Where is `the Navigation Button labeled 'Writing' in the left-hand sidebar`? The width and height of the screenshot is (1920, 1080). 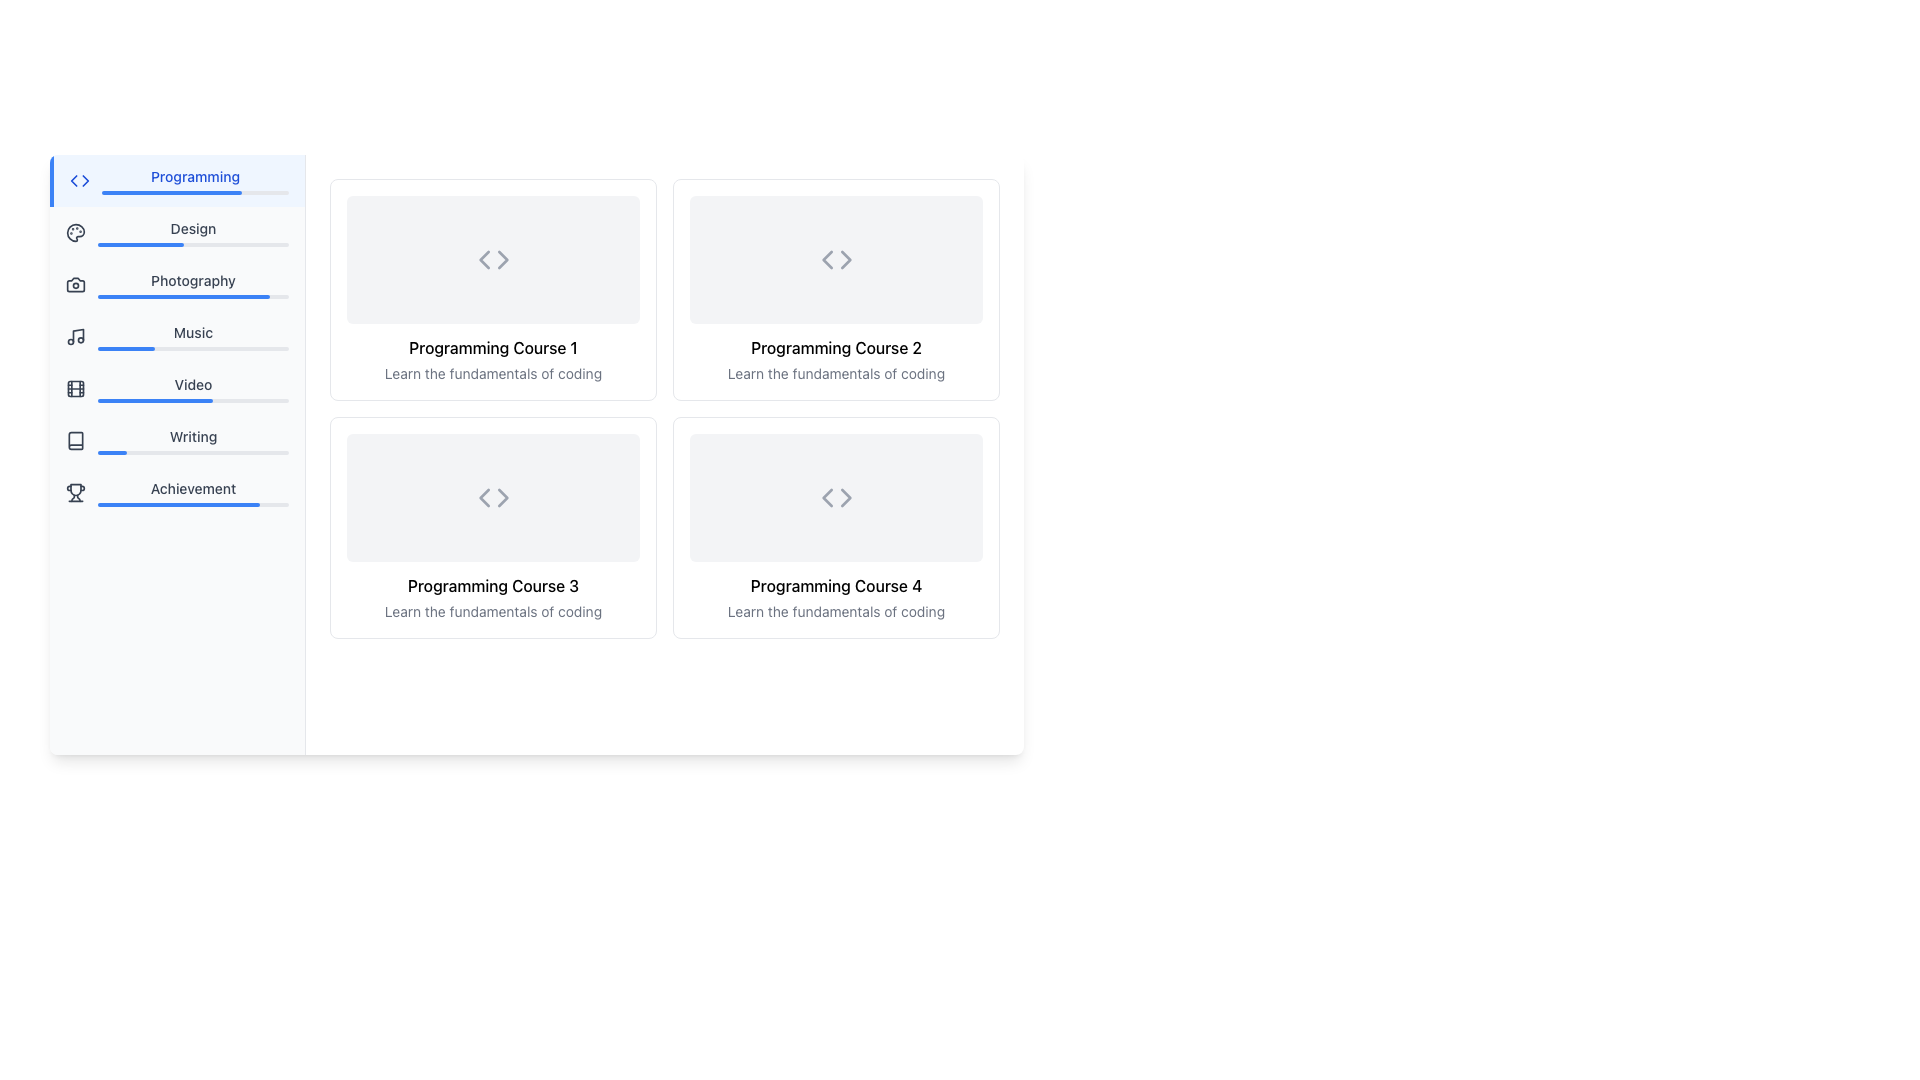
the Navigation Button labeled 'Writing' in the left-hand sidebar is located at coordinates (177, 439).